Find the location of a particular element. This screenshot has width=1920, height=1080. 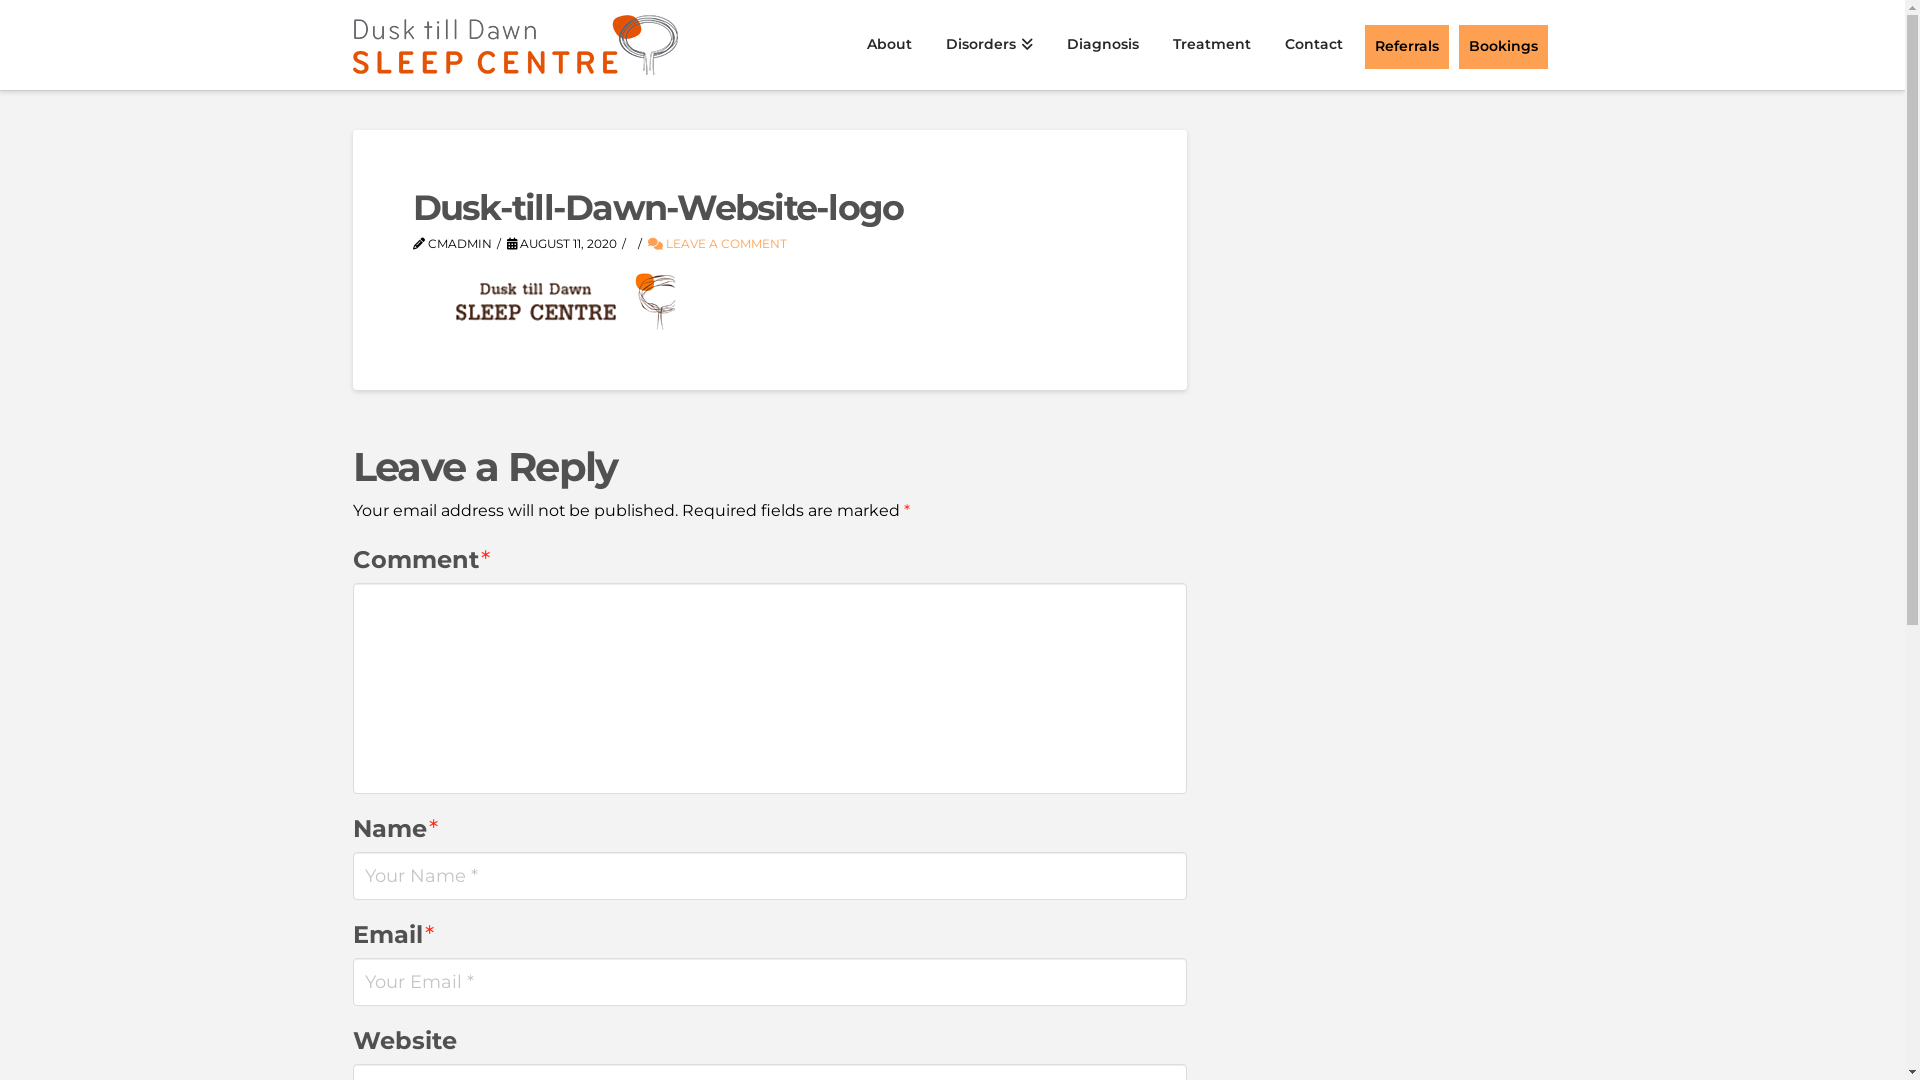

'Bookings' is located at coordinates (1503, 45).